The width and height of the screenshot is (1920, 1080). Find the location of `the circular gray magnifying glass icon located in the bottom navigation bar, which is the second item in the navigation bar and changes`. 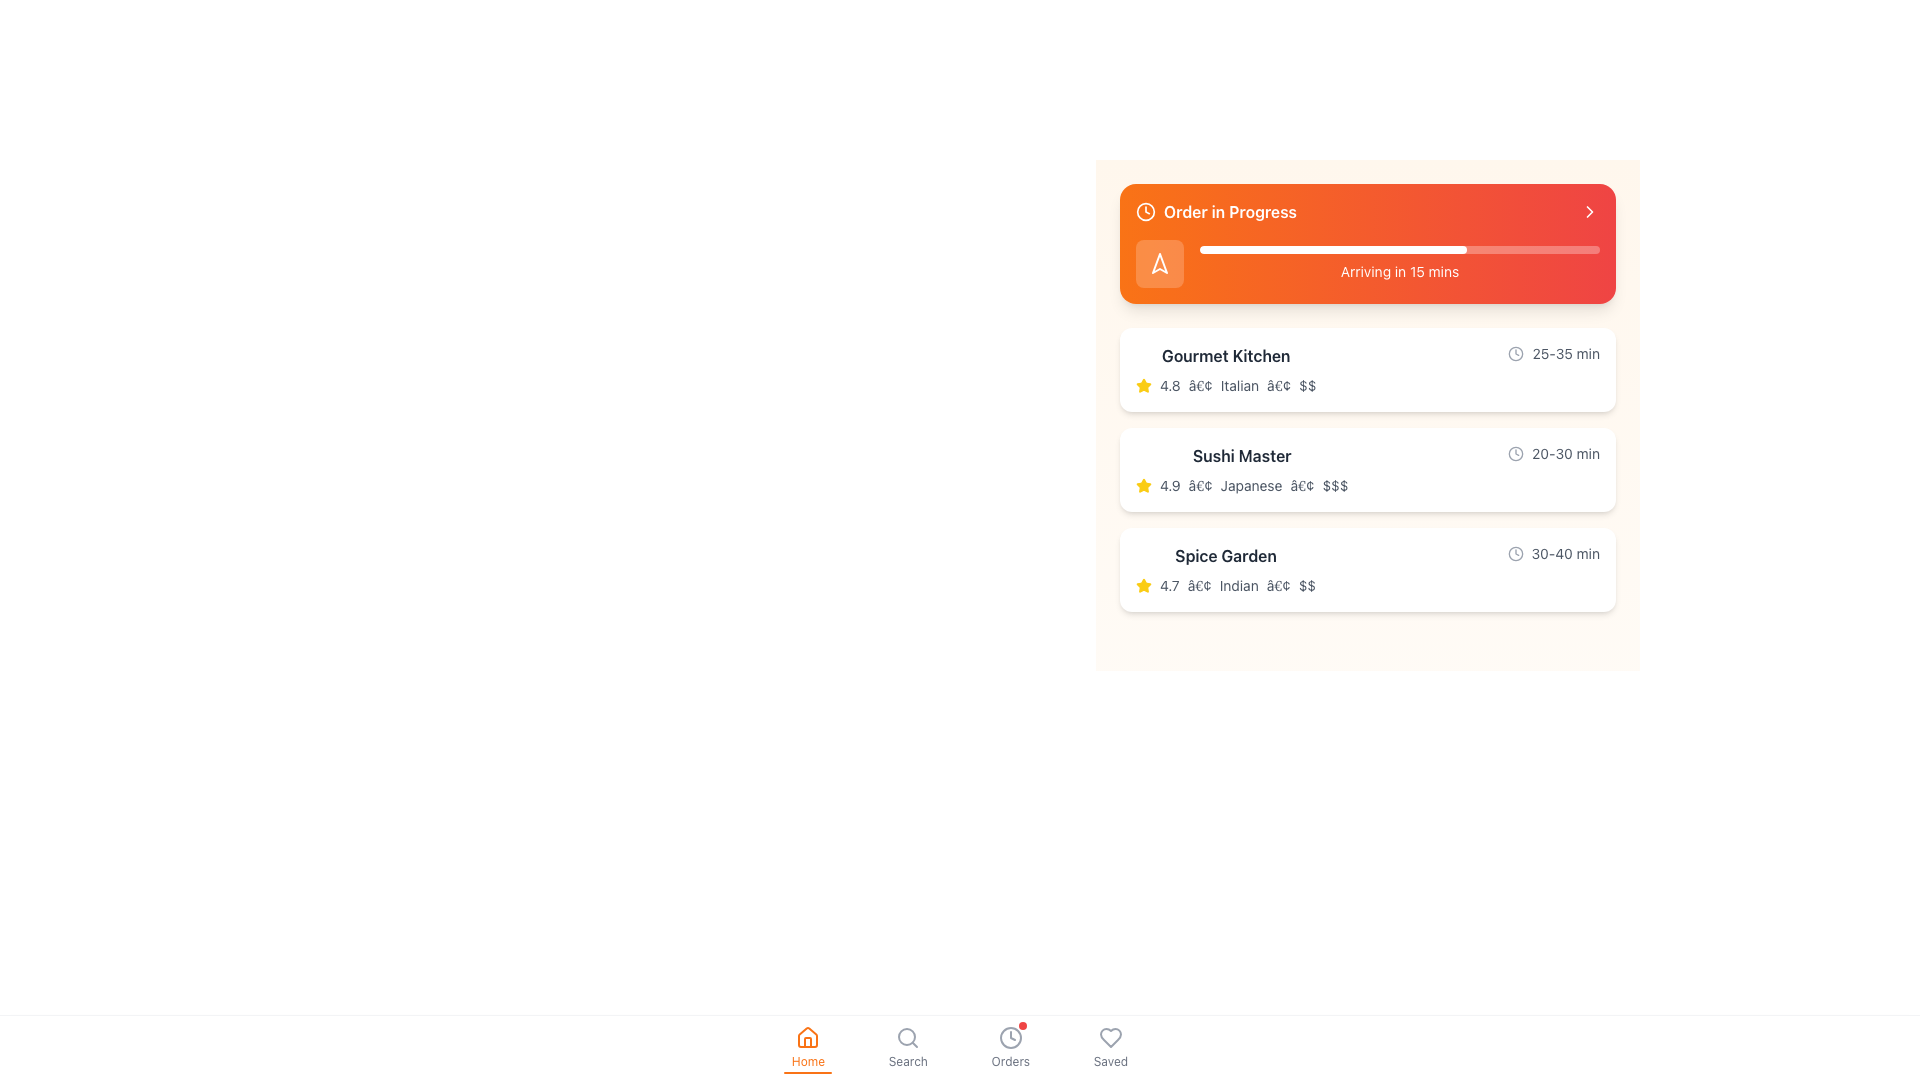

the circular gray magnifying glass icon located in the bottom navigation bar, which is the second item in the navigation bar and changes is located at coordinates (907, 1036).